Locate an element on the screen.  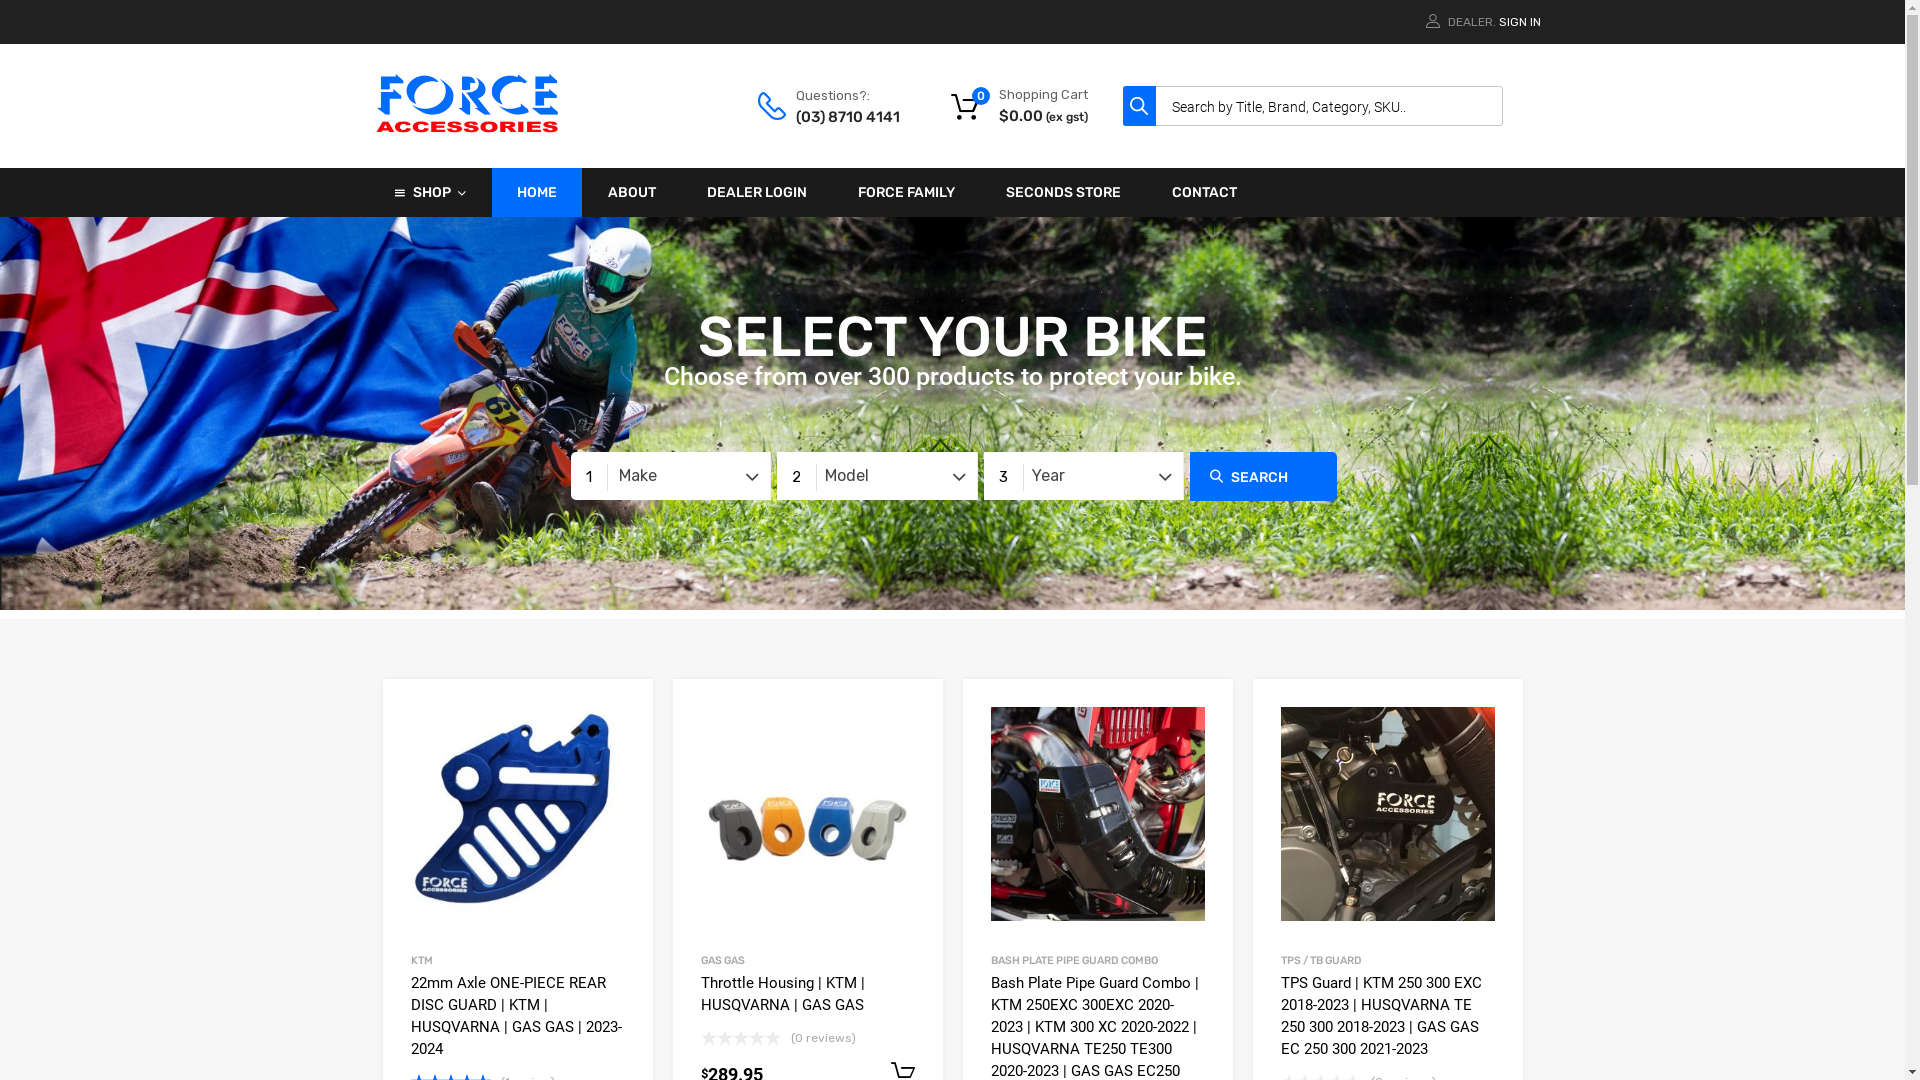
'Year' is located at coordinates (983, 475).